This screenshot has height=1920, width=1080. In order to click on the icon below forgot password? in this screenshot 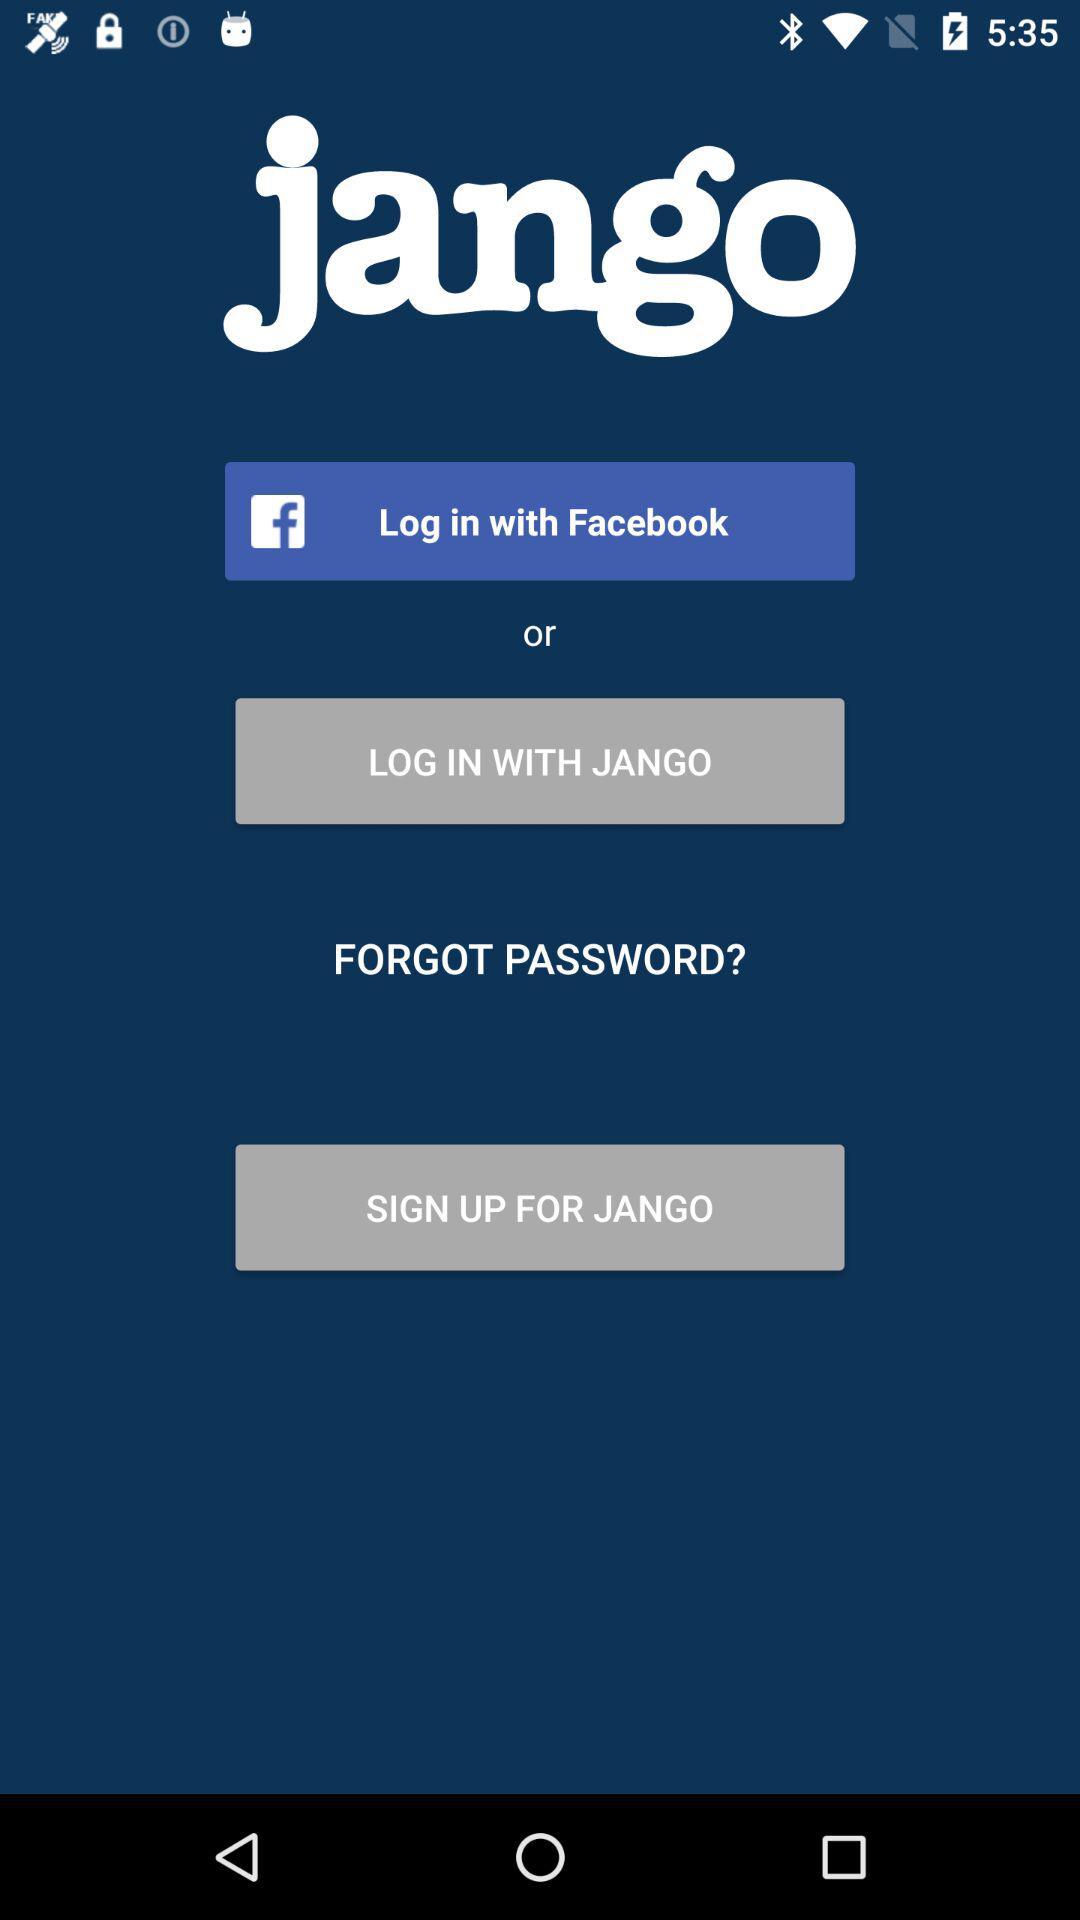, I will do `click(540, 1206)`.